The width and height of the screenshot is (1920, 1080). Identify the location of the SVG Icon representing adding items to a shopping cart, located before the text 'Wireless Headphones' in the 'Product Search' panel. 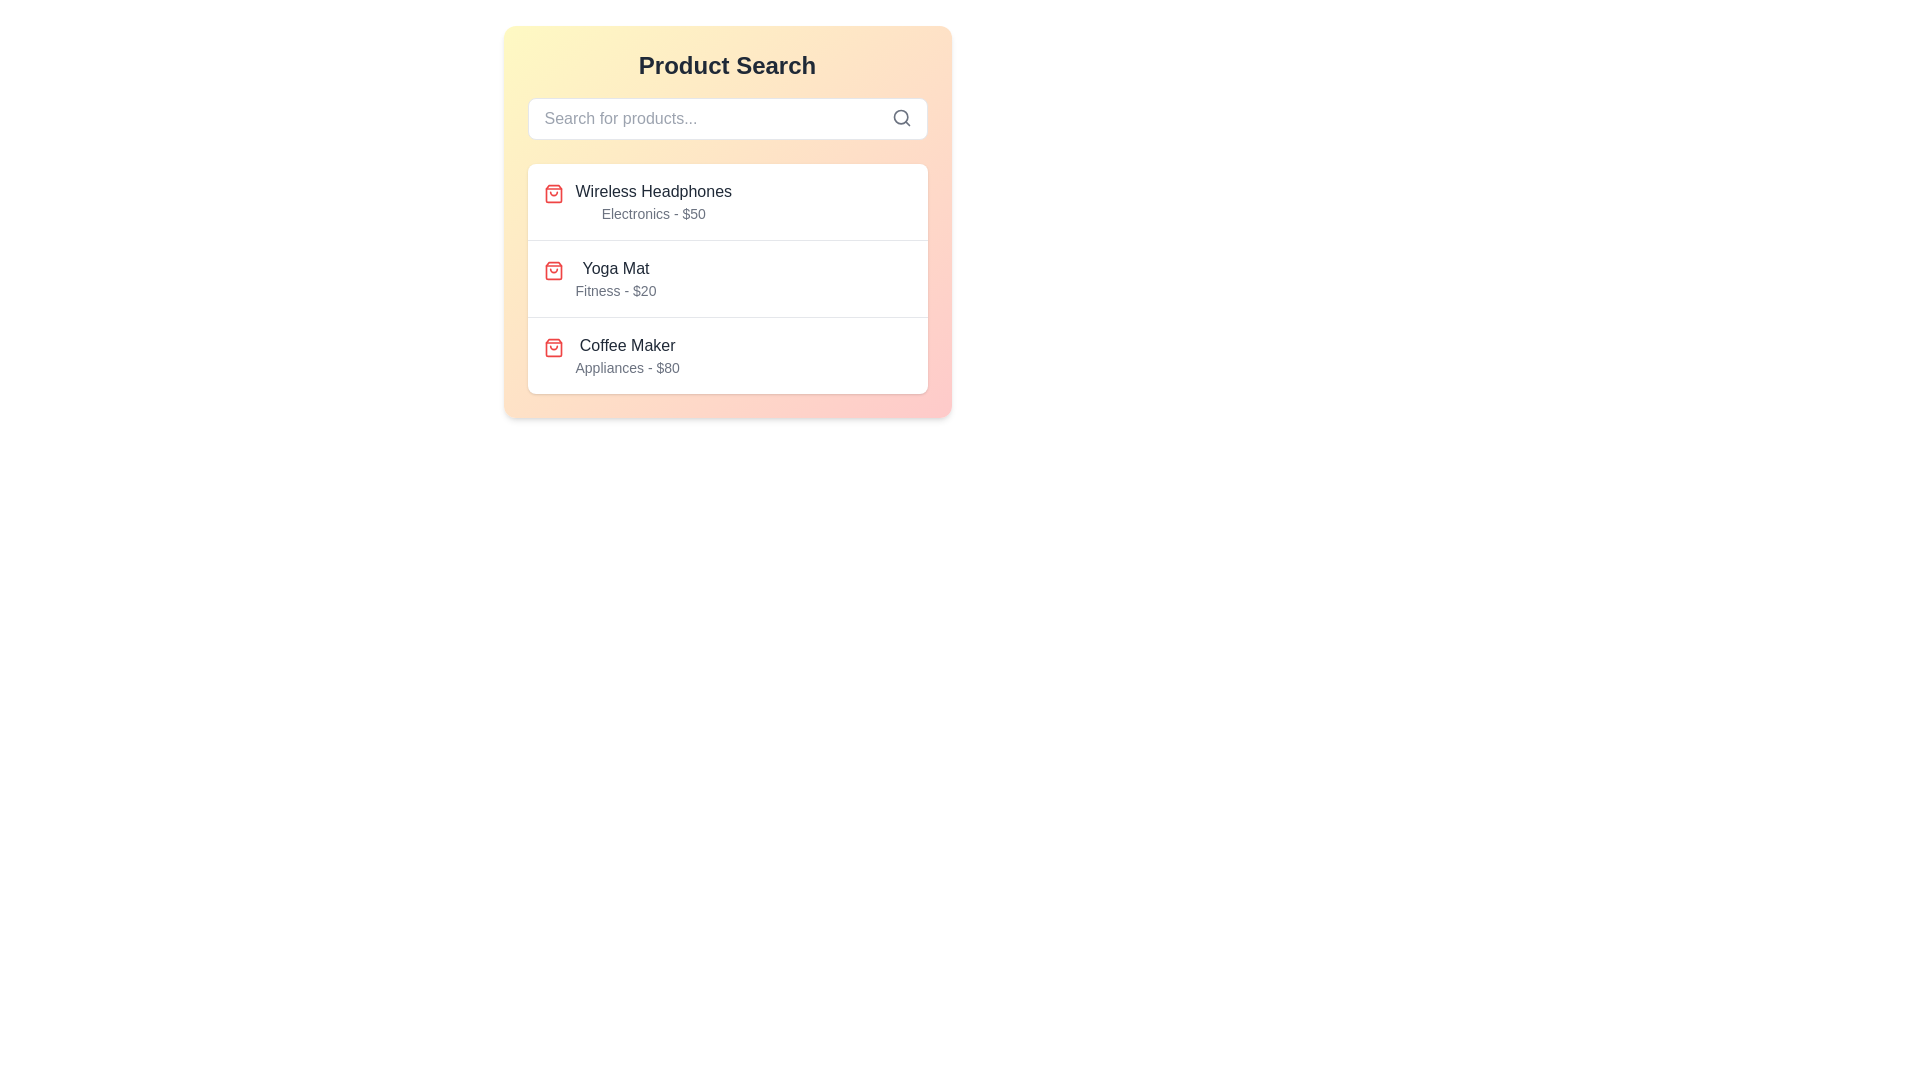
(553, 193).